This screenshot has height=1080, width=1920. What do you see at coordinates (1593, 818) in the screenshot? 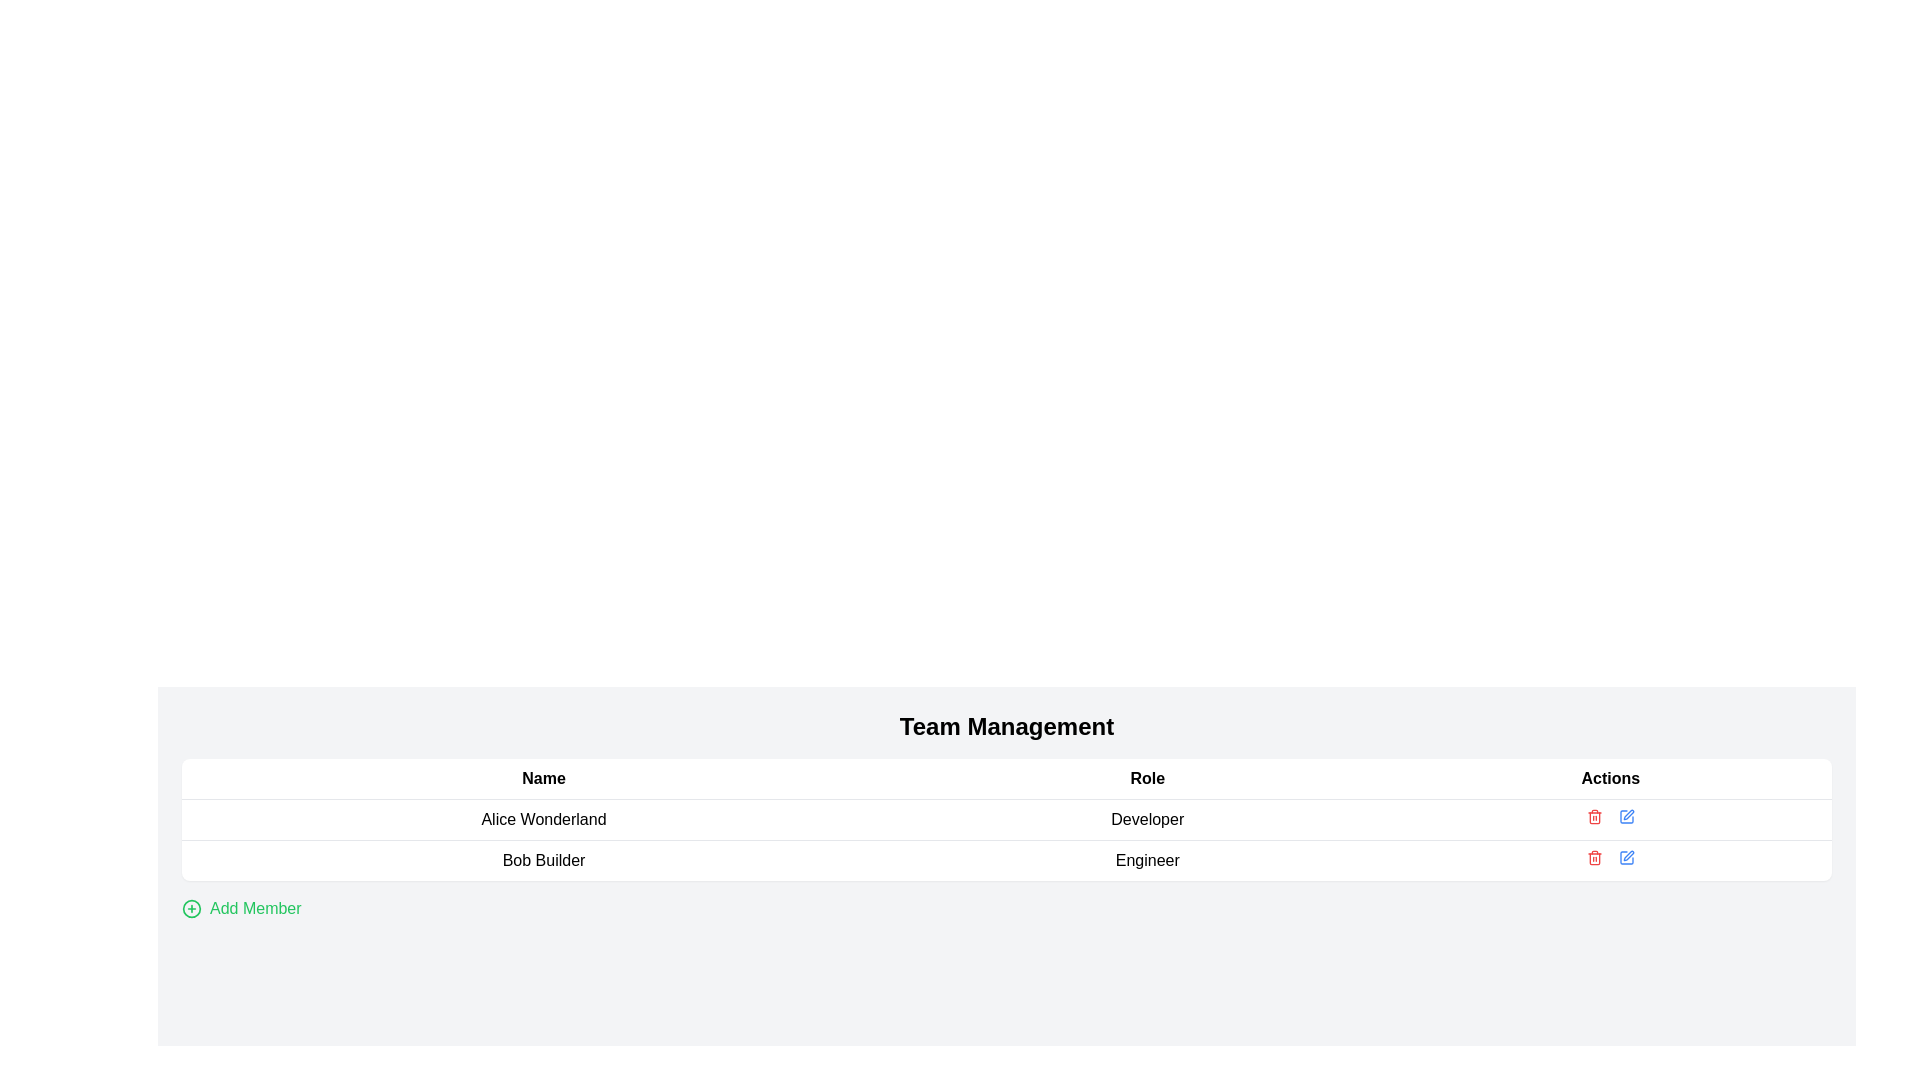
I see `the delete icon (trash icon) located in the 'Actions' column of the second row of the table` at bounding box center [1593, 818].